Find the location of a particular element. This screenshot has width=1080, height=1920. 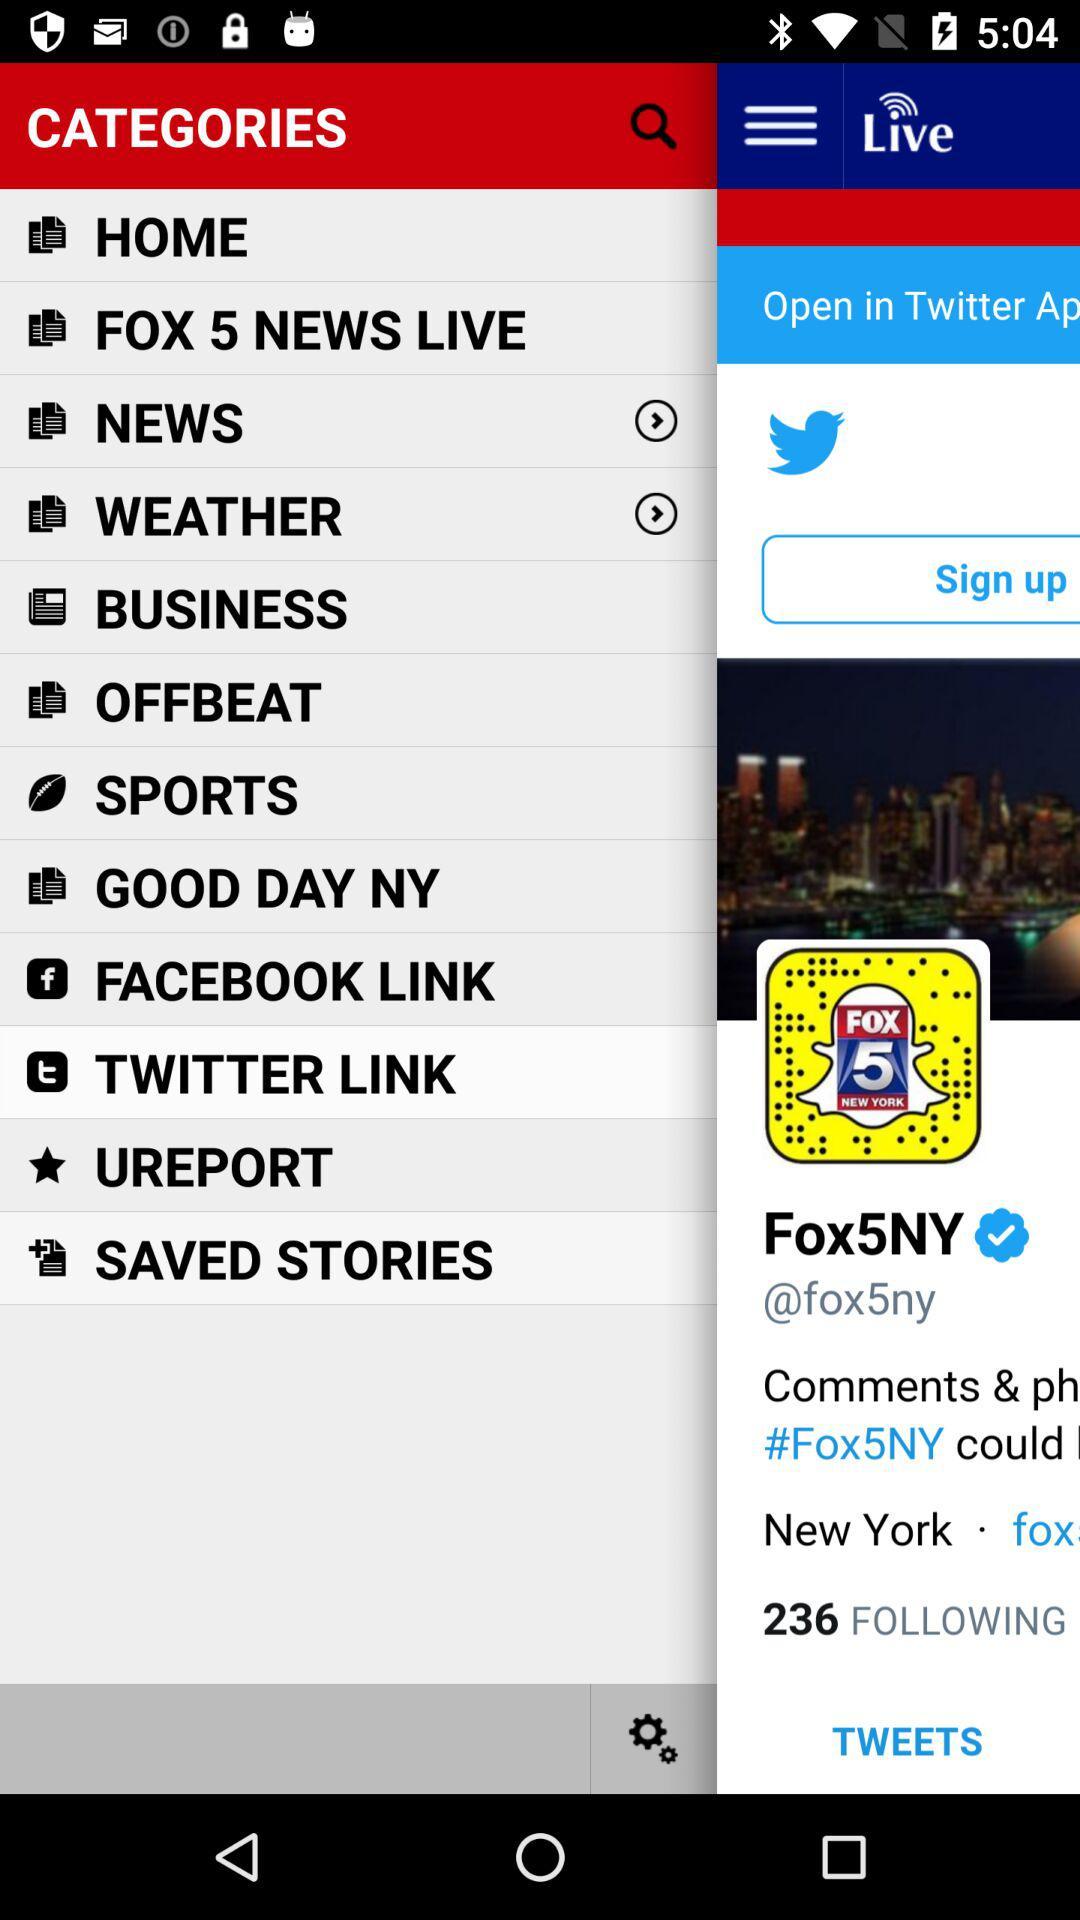

collapse sidebar is located at coordinates (778, 124).